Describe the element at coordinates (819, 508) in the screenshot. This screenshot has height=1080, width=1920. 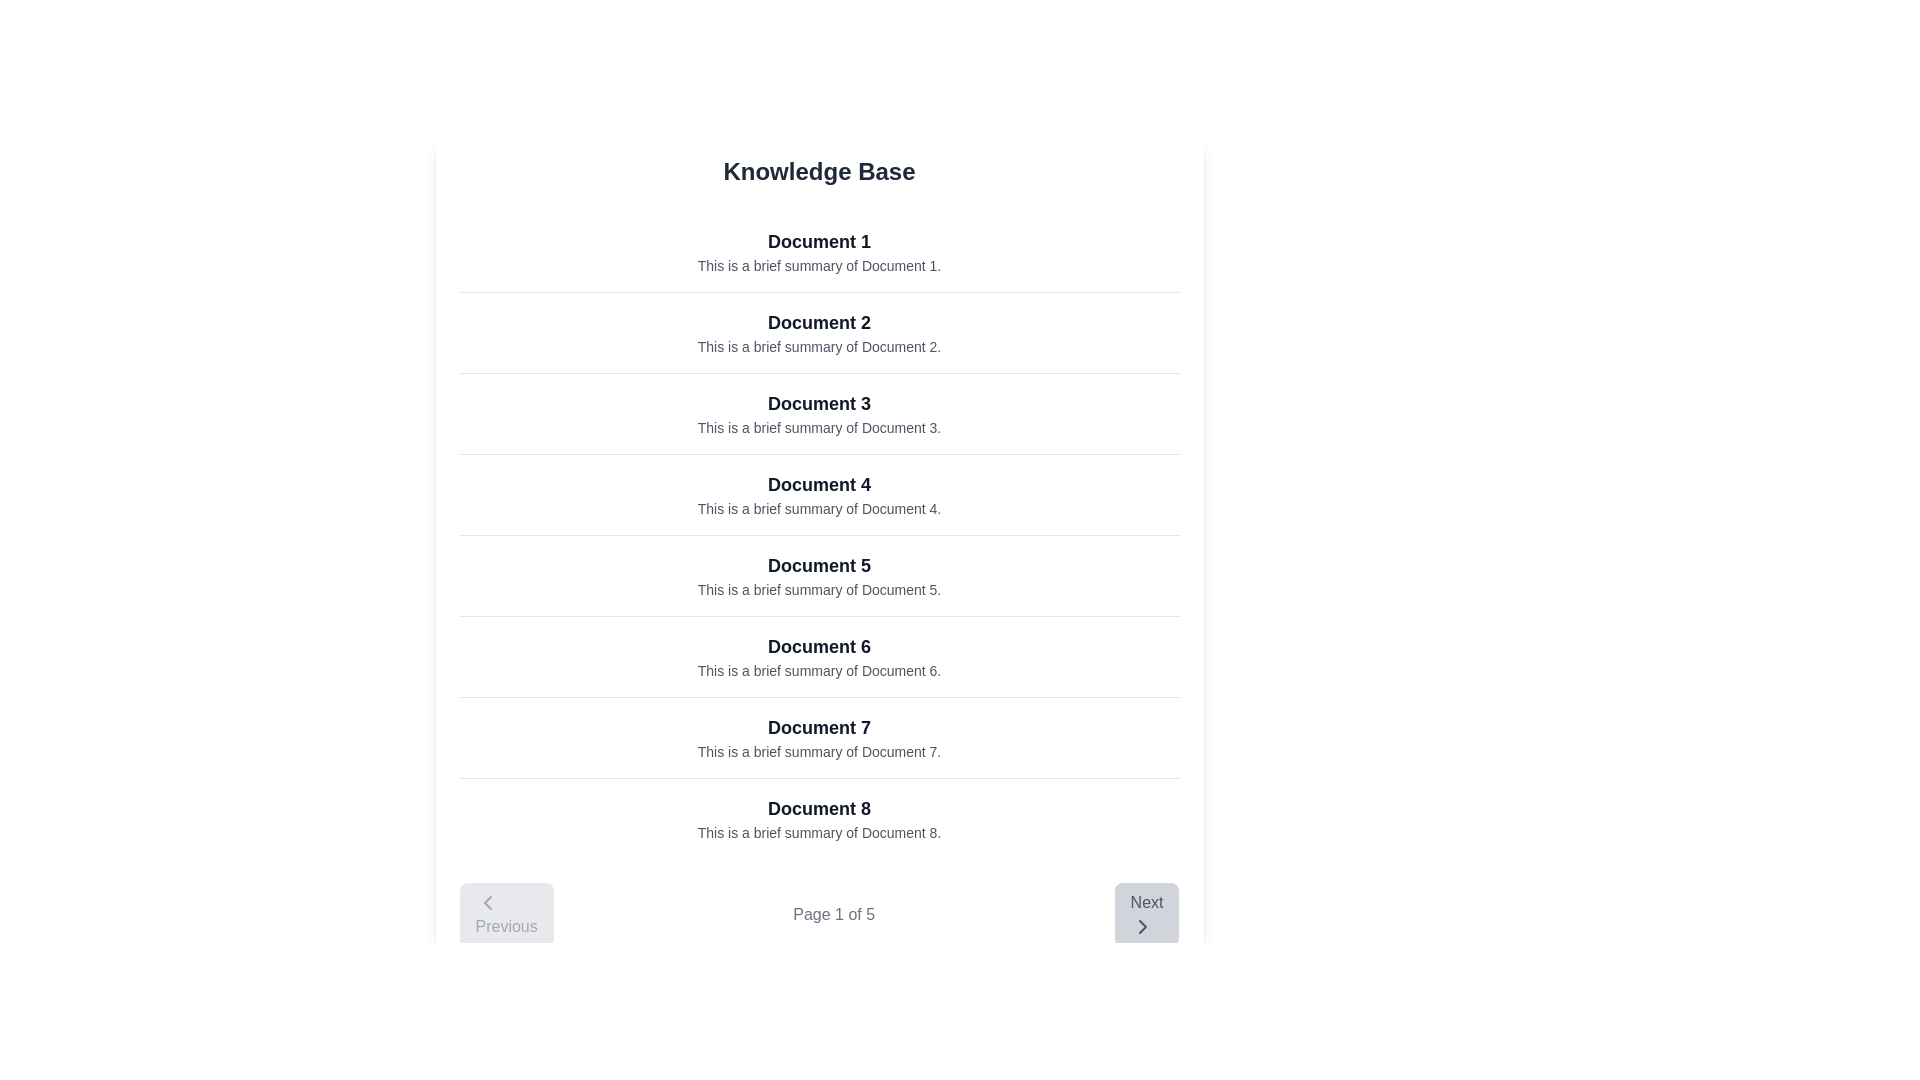
I see `the text label that provides a summary for 'Document 4', located directly below the 'Document 4' heading` at that location.